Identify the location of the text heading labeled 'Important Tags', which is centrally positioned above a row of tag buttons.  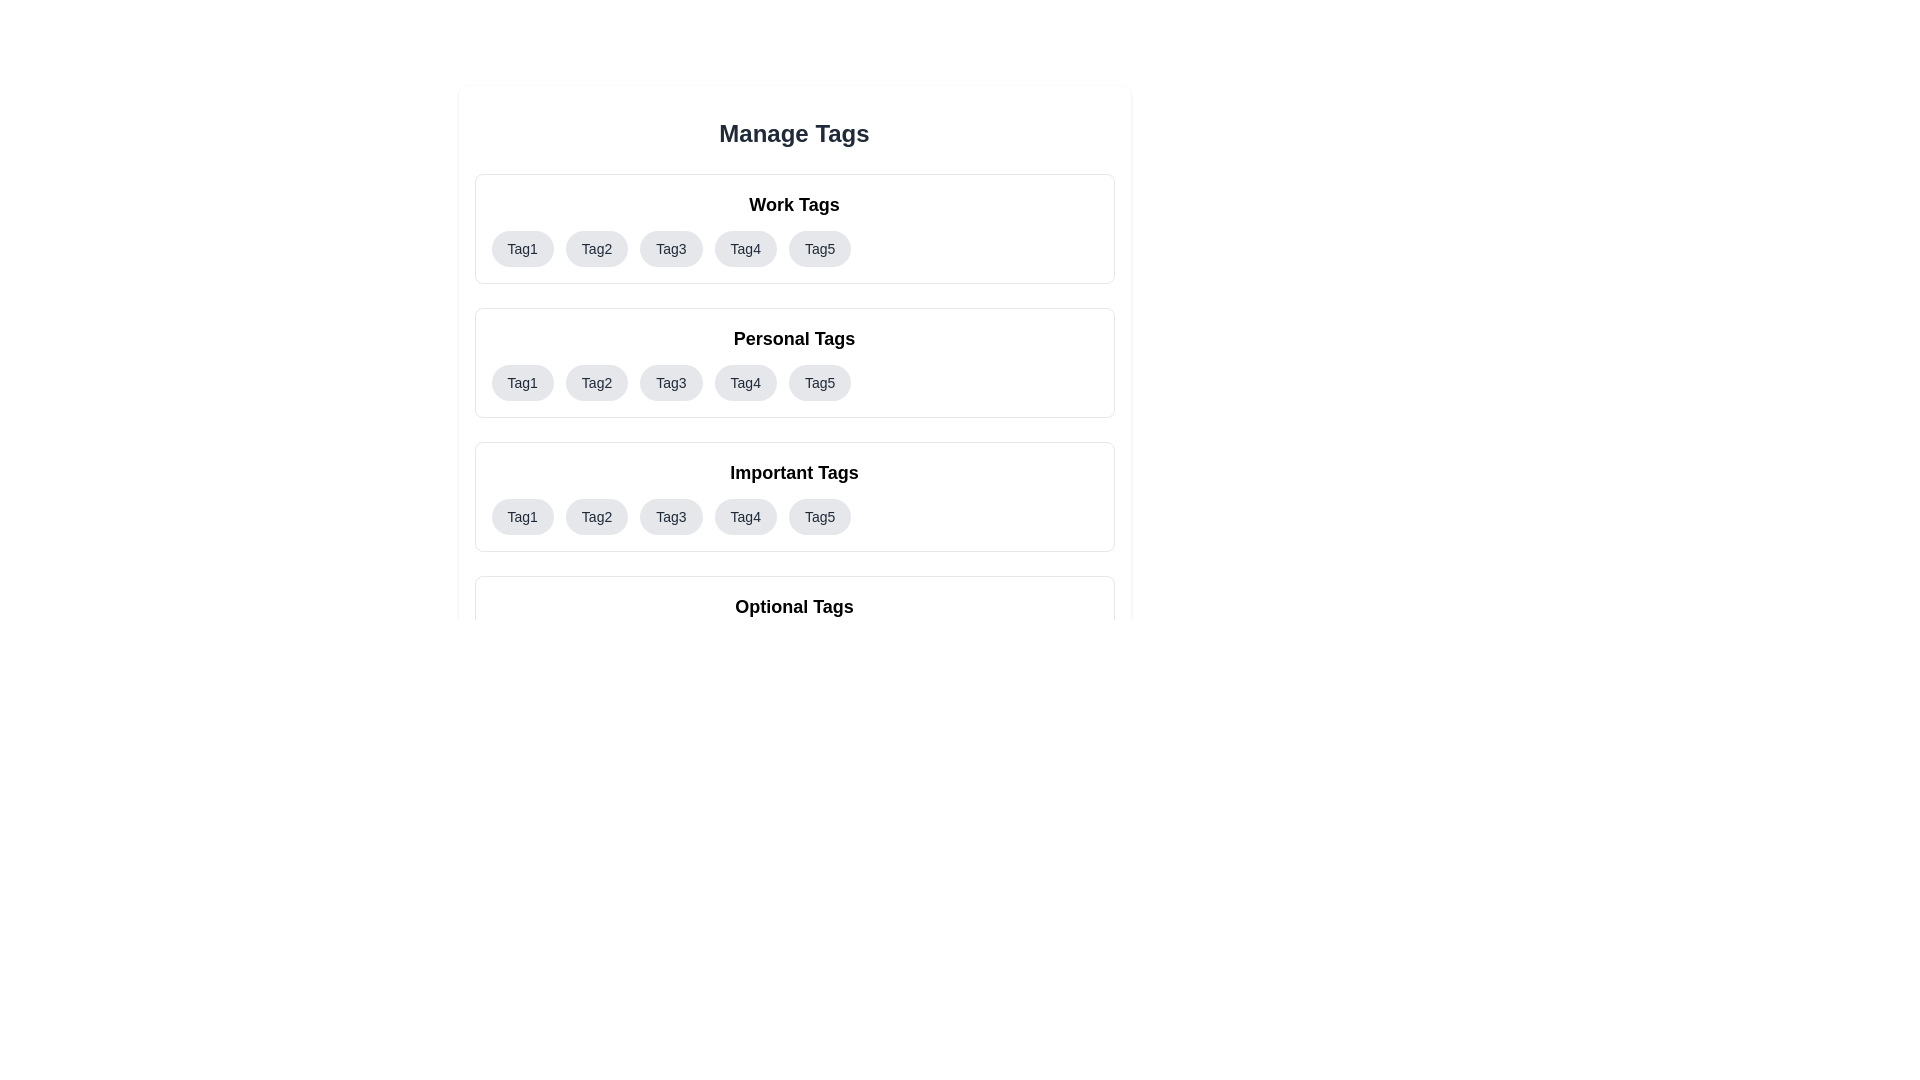
(793, 473).